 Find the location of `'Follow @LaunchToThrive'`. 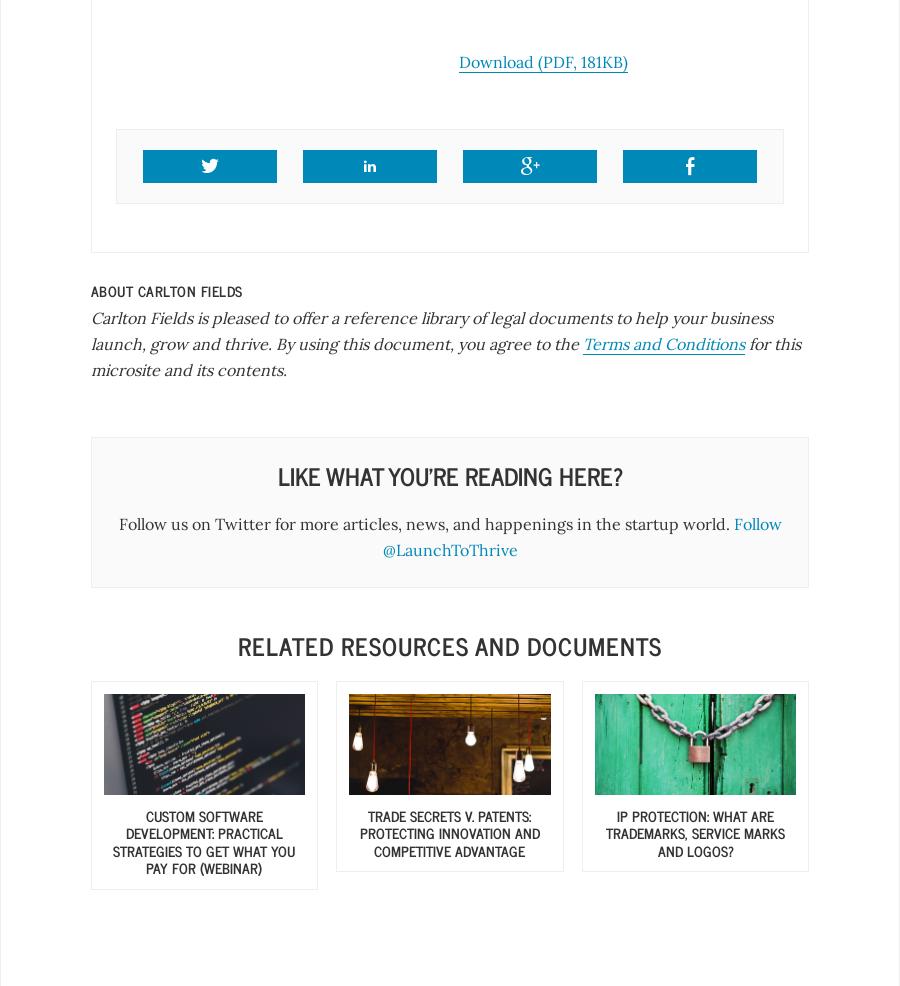

'Follow @LaunchToThrive' is located at coordinates (381, 535).